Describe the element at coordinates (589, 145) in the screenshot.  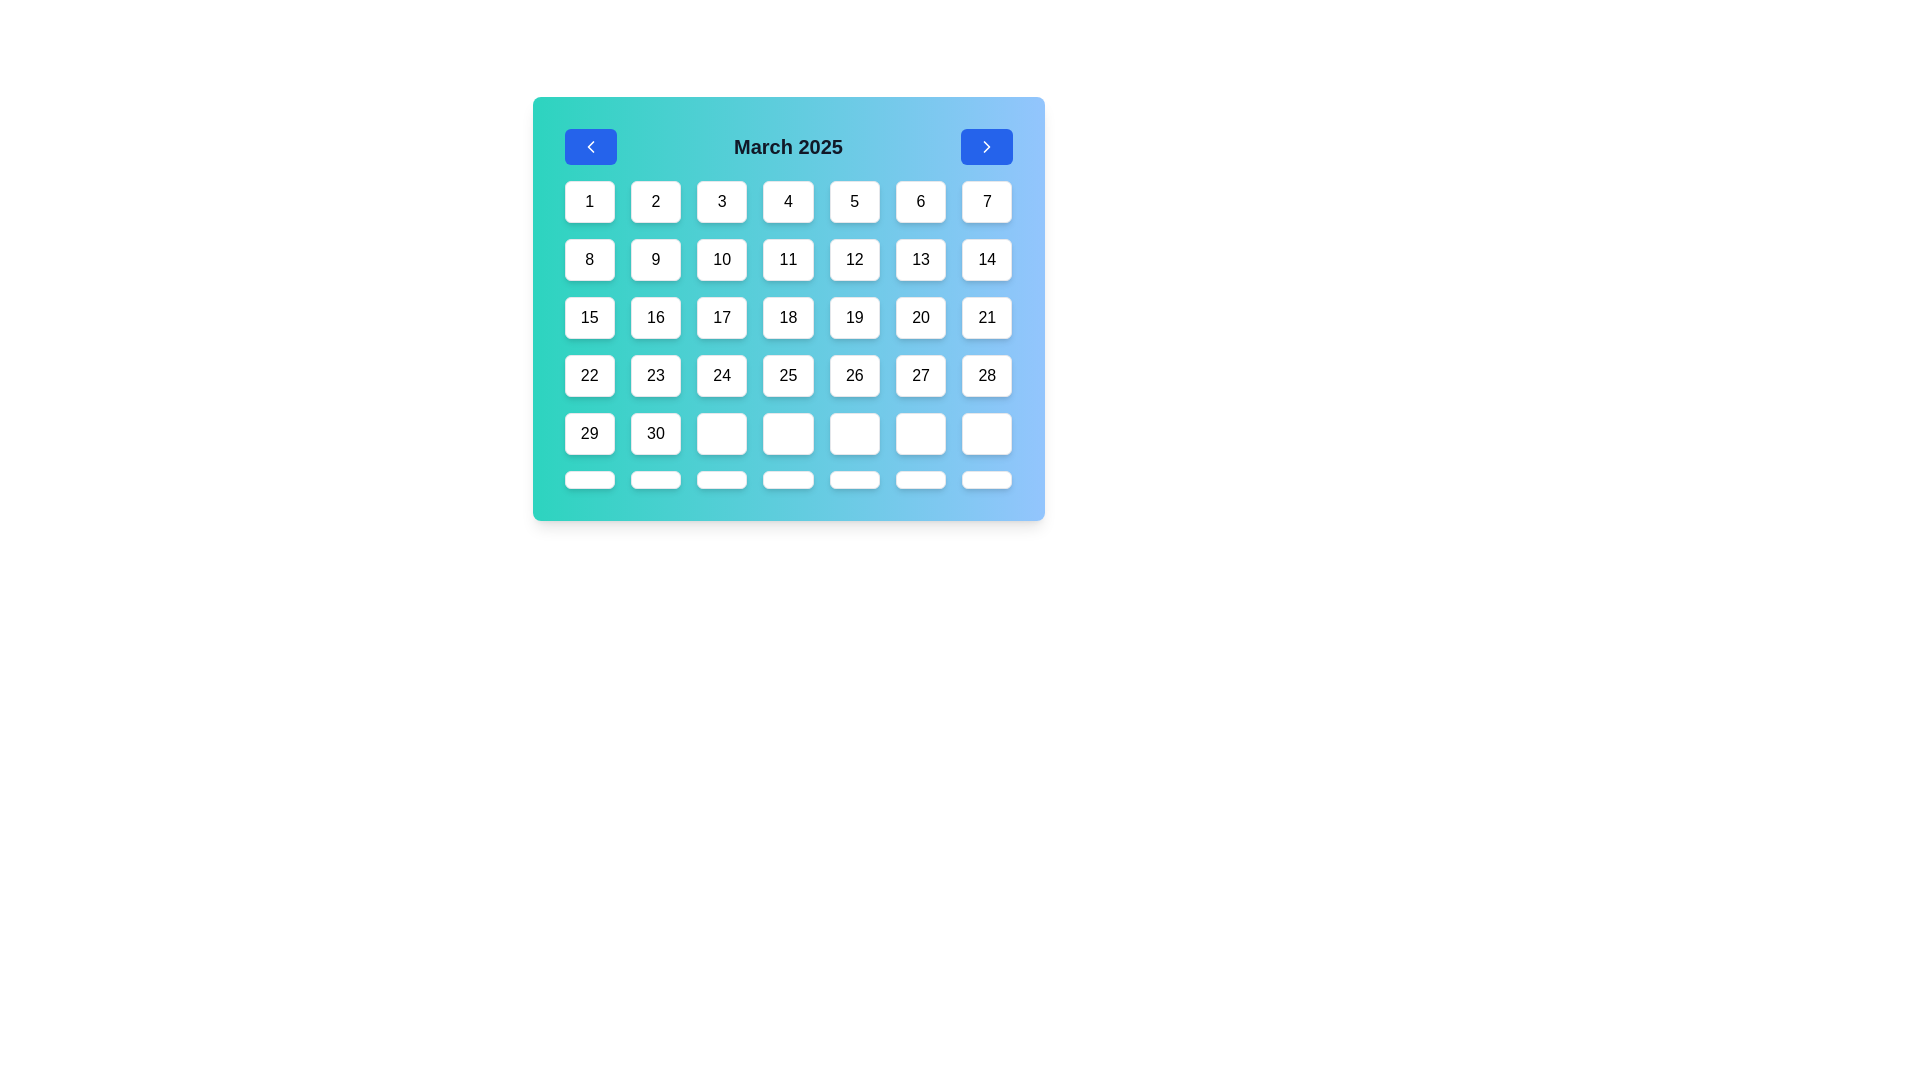
I see `the previous navigation icon located in the top-left side of the calendar interface` at that location.